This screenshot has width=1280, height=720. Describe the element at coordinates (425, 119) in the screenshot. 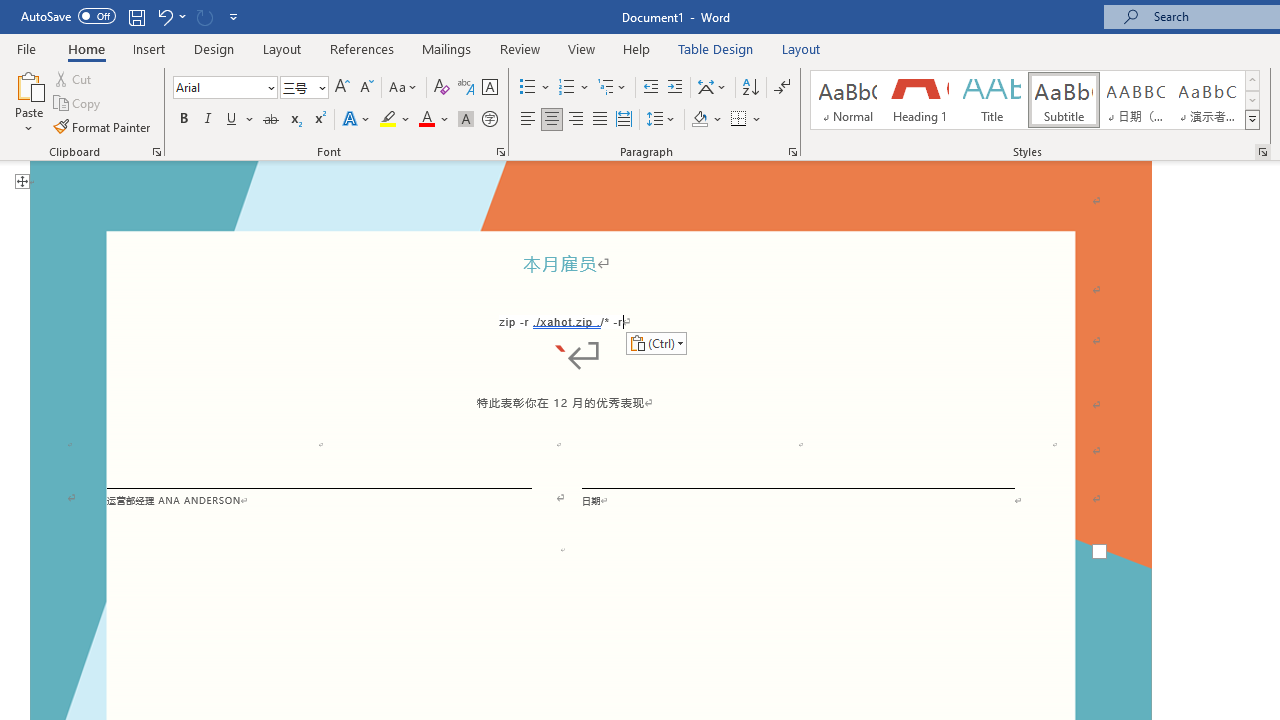

I see `'Font Color Red'` at that location.